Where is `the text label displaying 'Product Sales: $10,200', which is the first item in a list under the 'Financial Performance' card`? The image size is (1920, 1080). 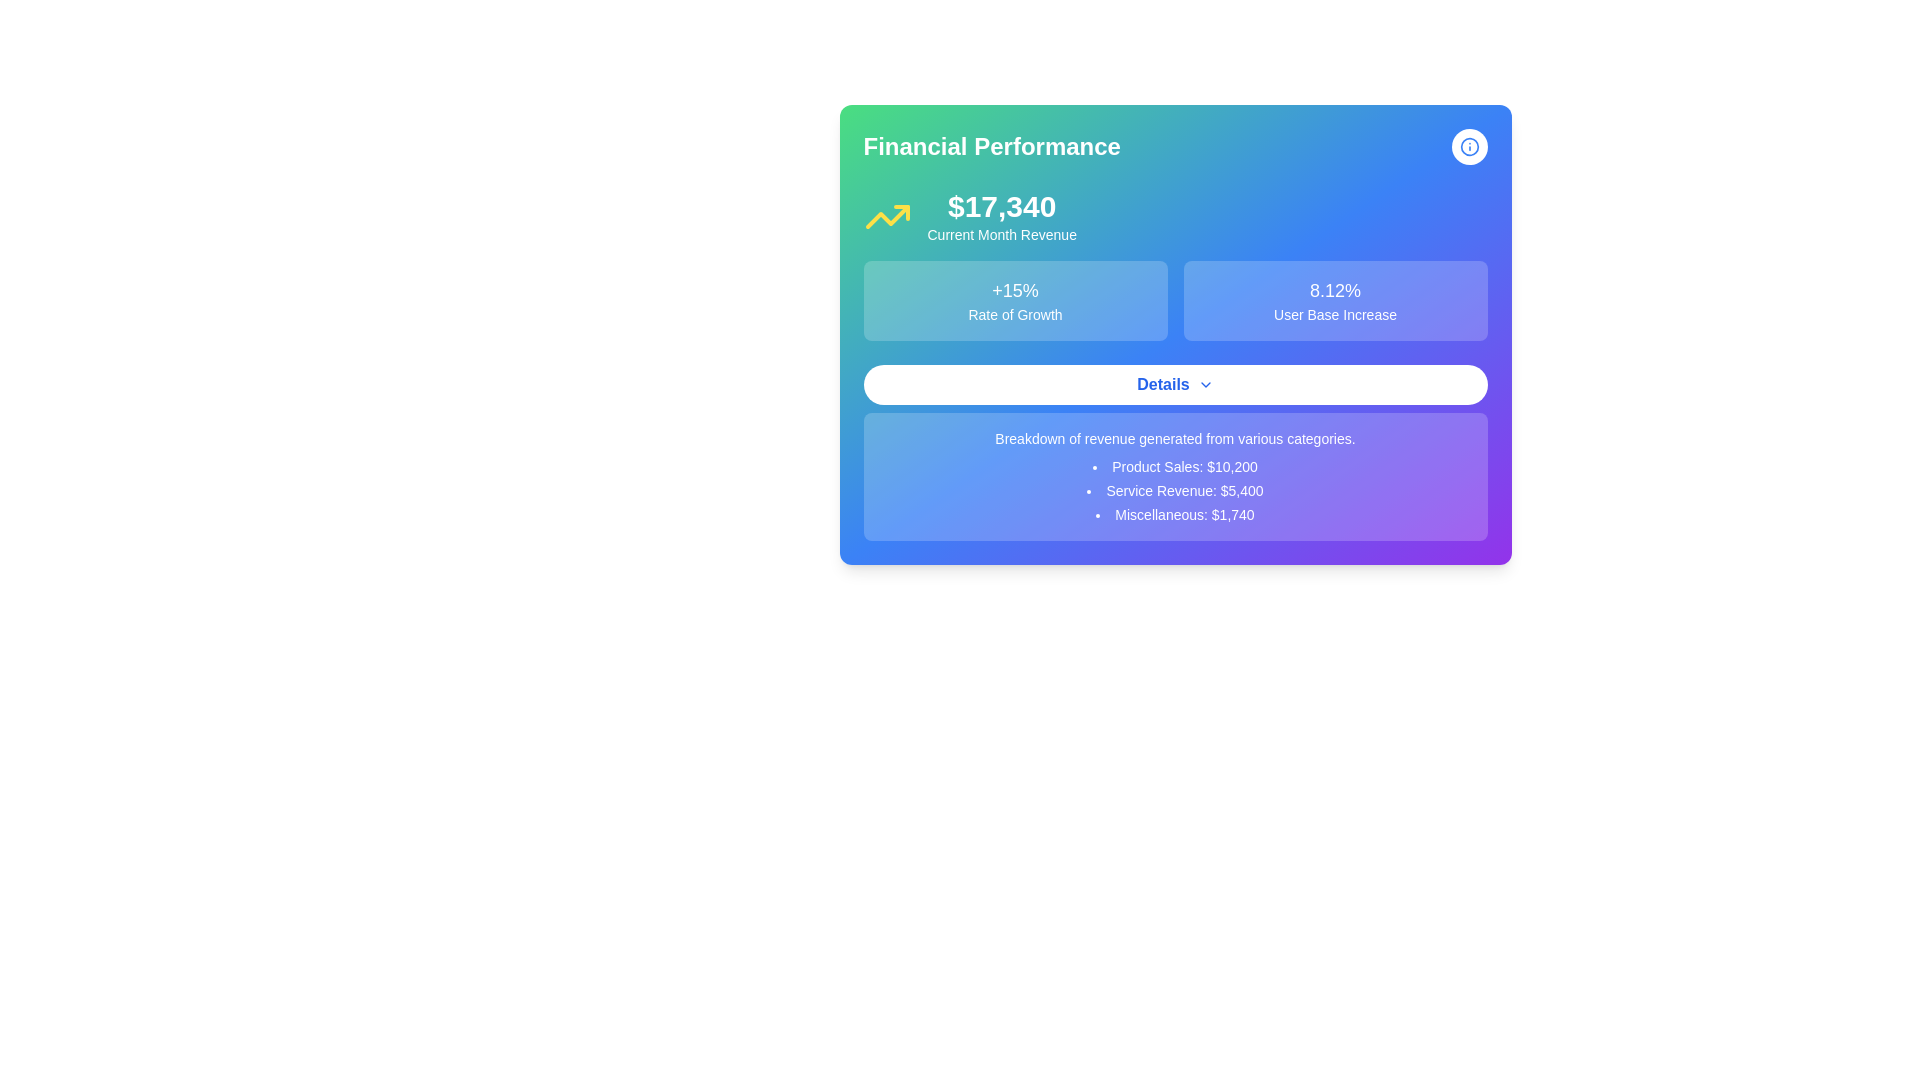 the text label displaying 'Product Sales: $10,200', which is the first item in a list under the 'Financial Performance' card is located at coordinates (1175, 466).